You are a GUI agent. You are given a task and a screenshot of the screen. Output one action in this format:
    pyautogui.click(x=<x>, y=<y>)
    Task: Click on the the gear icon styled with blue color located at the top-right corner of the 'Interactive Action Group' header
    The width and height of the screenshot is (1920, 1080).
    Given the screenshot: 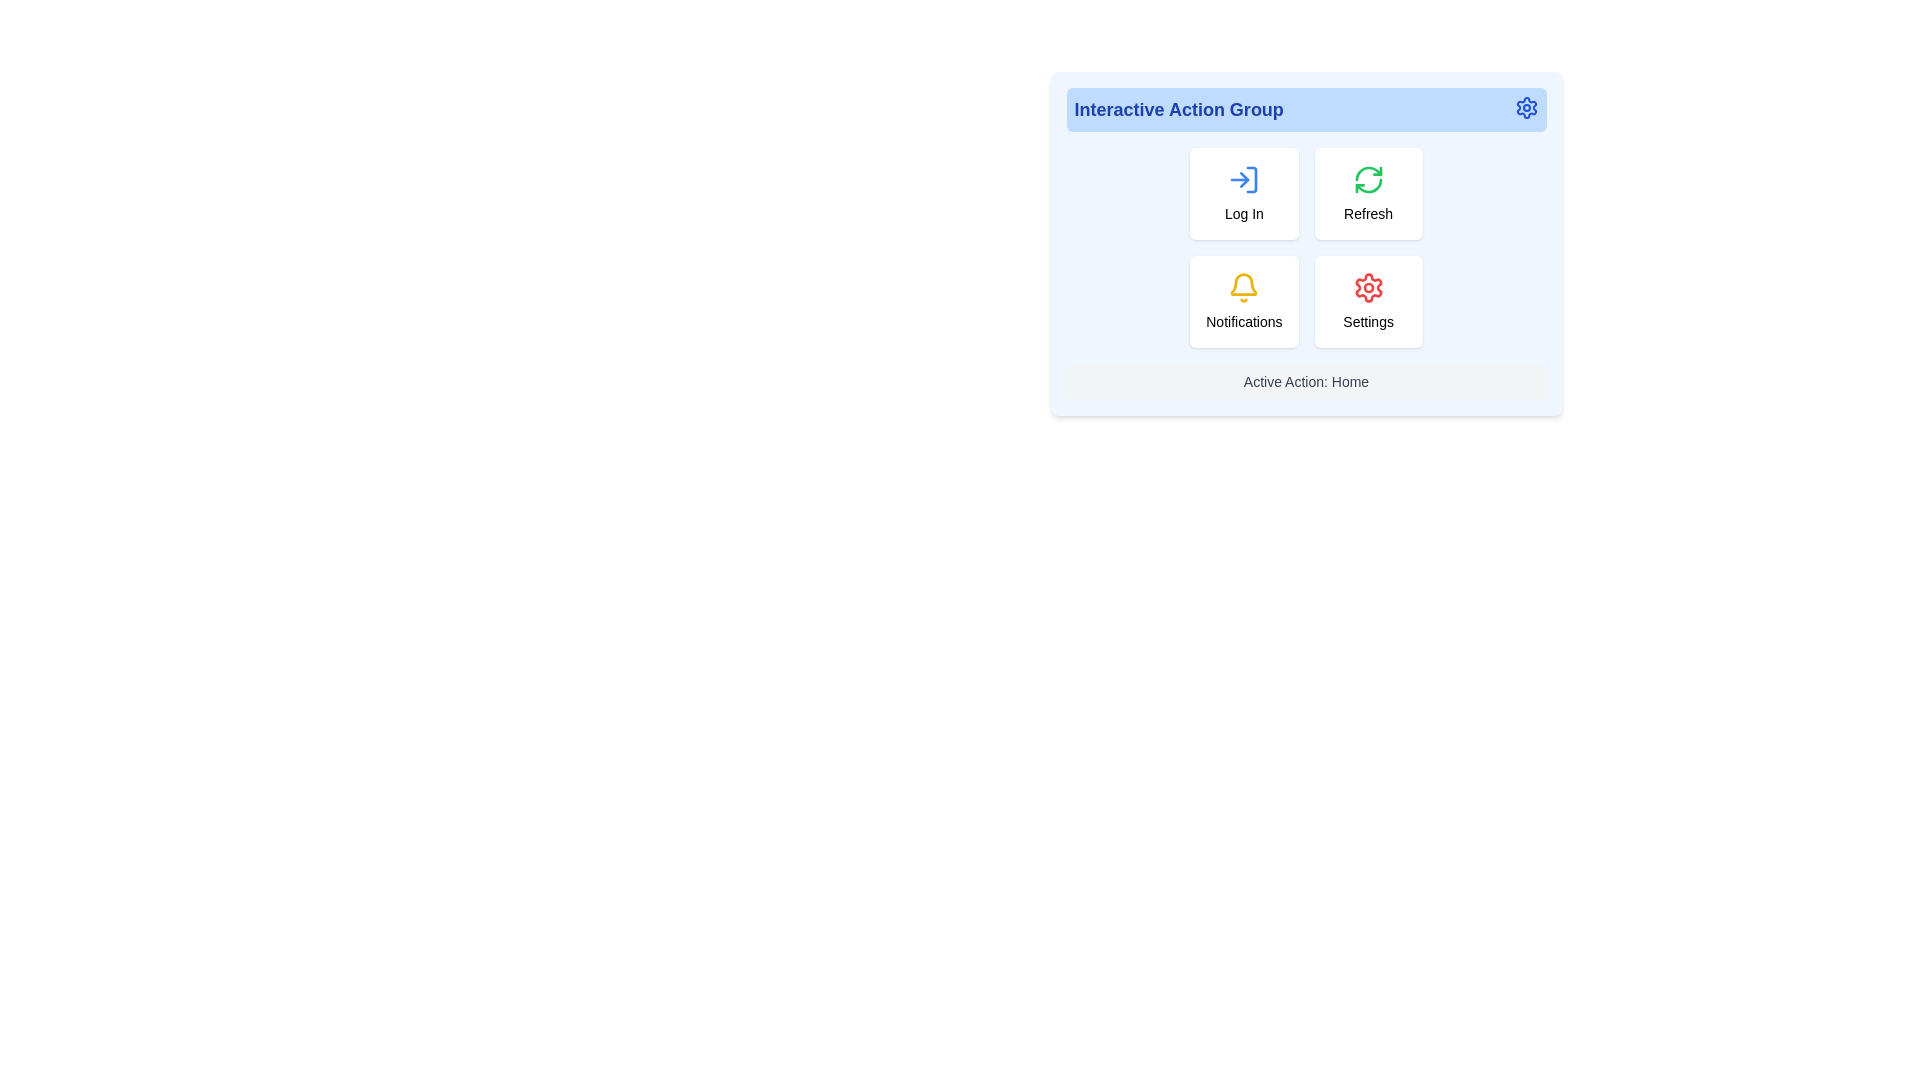 What is the action you would take?
    pyautogui.click(x=1525, y=108)
    